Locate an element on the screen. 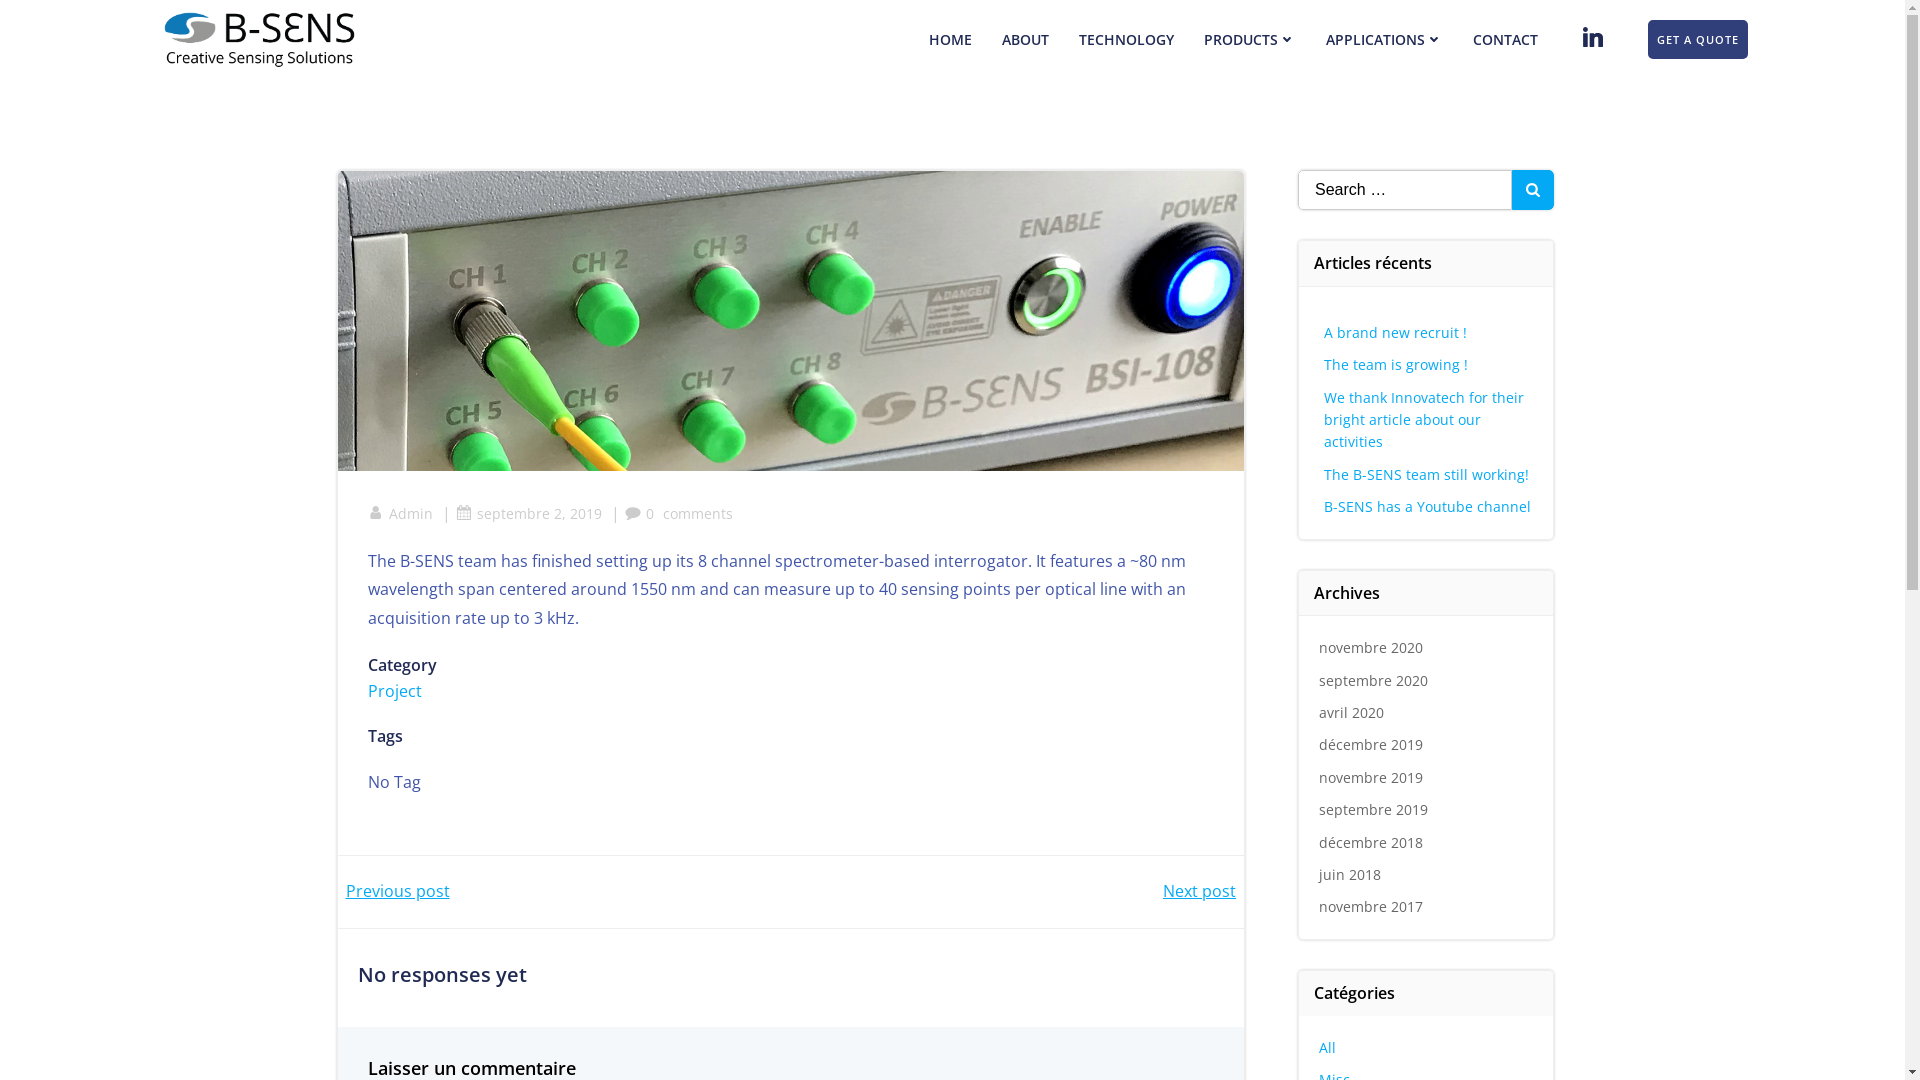  'ABOUT' is located at coordinates (1025, 39).